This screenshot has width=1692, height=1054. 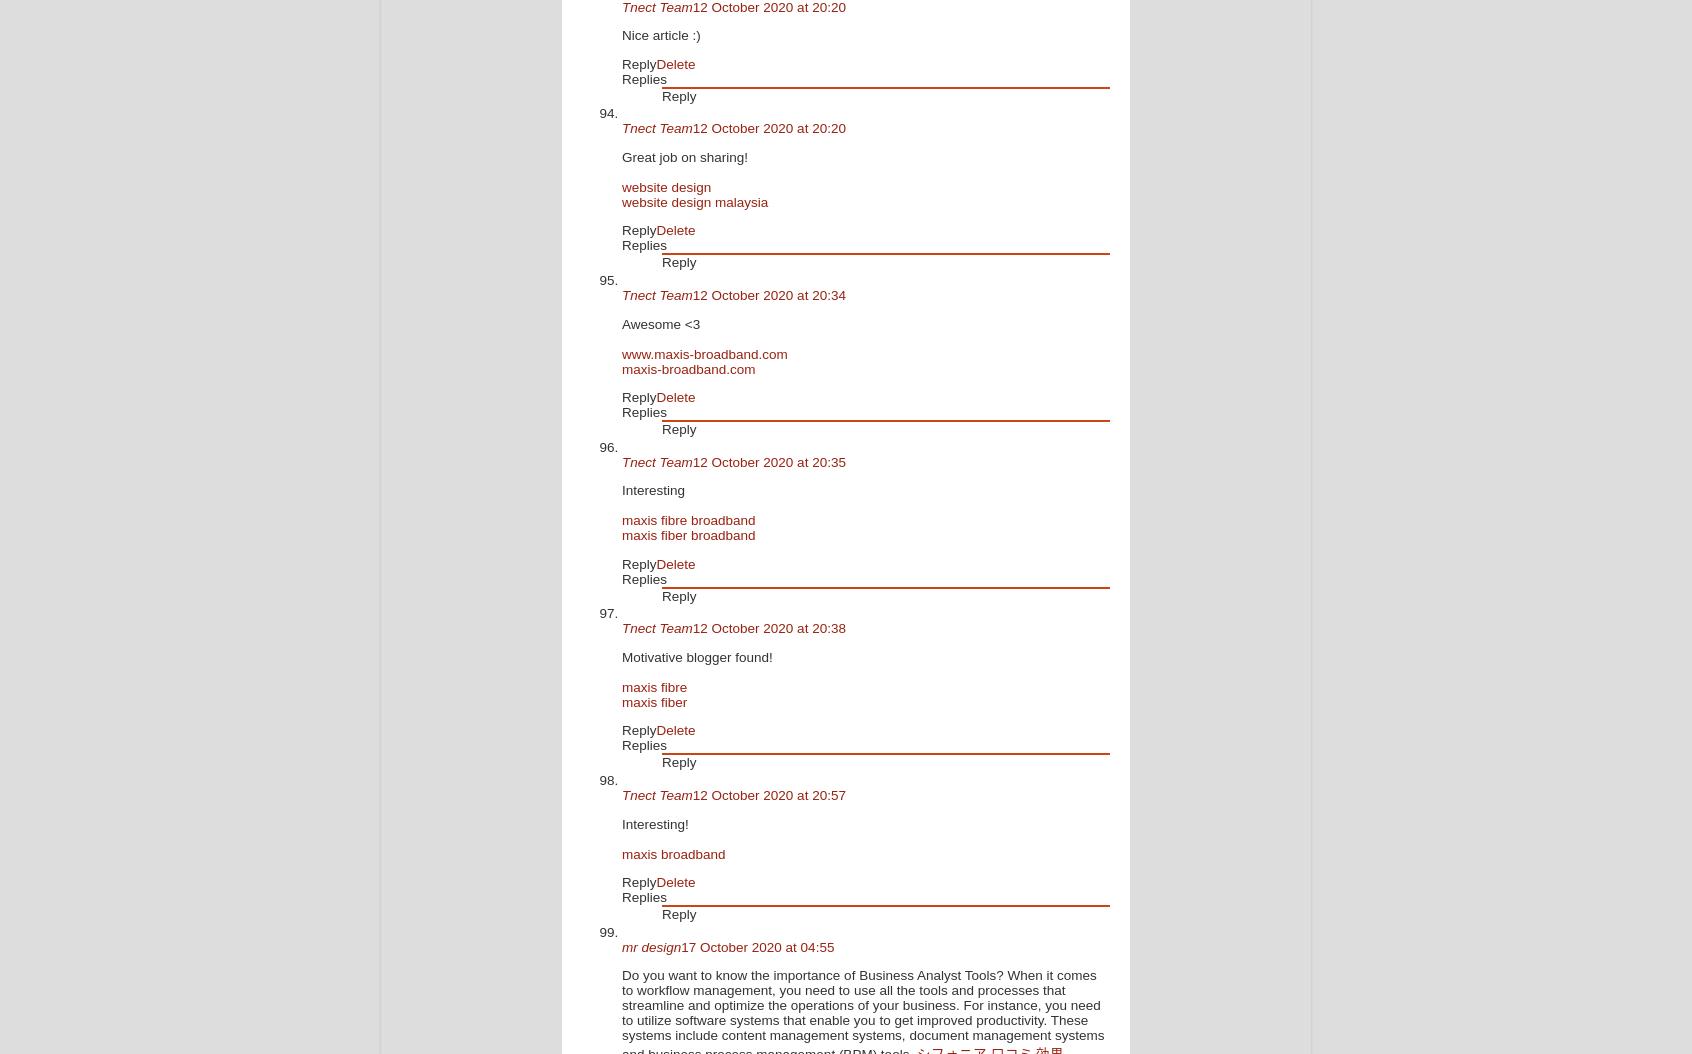 What do you see at coordinates (704, 353) in the screenshot?
I see `'www.maxis-broadband.com'` at bounding box center [704, 353].